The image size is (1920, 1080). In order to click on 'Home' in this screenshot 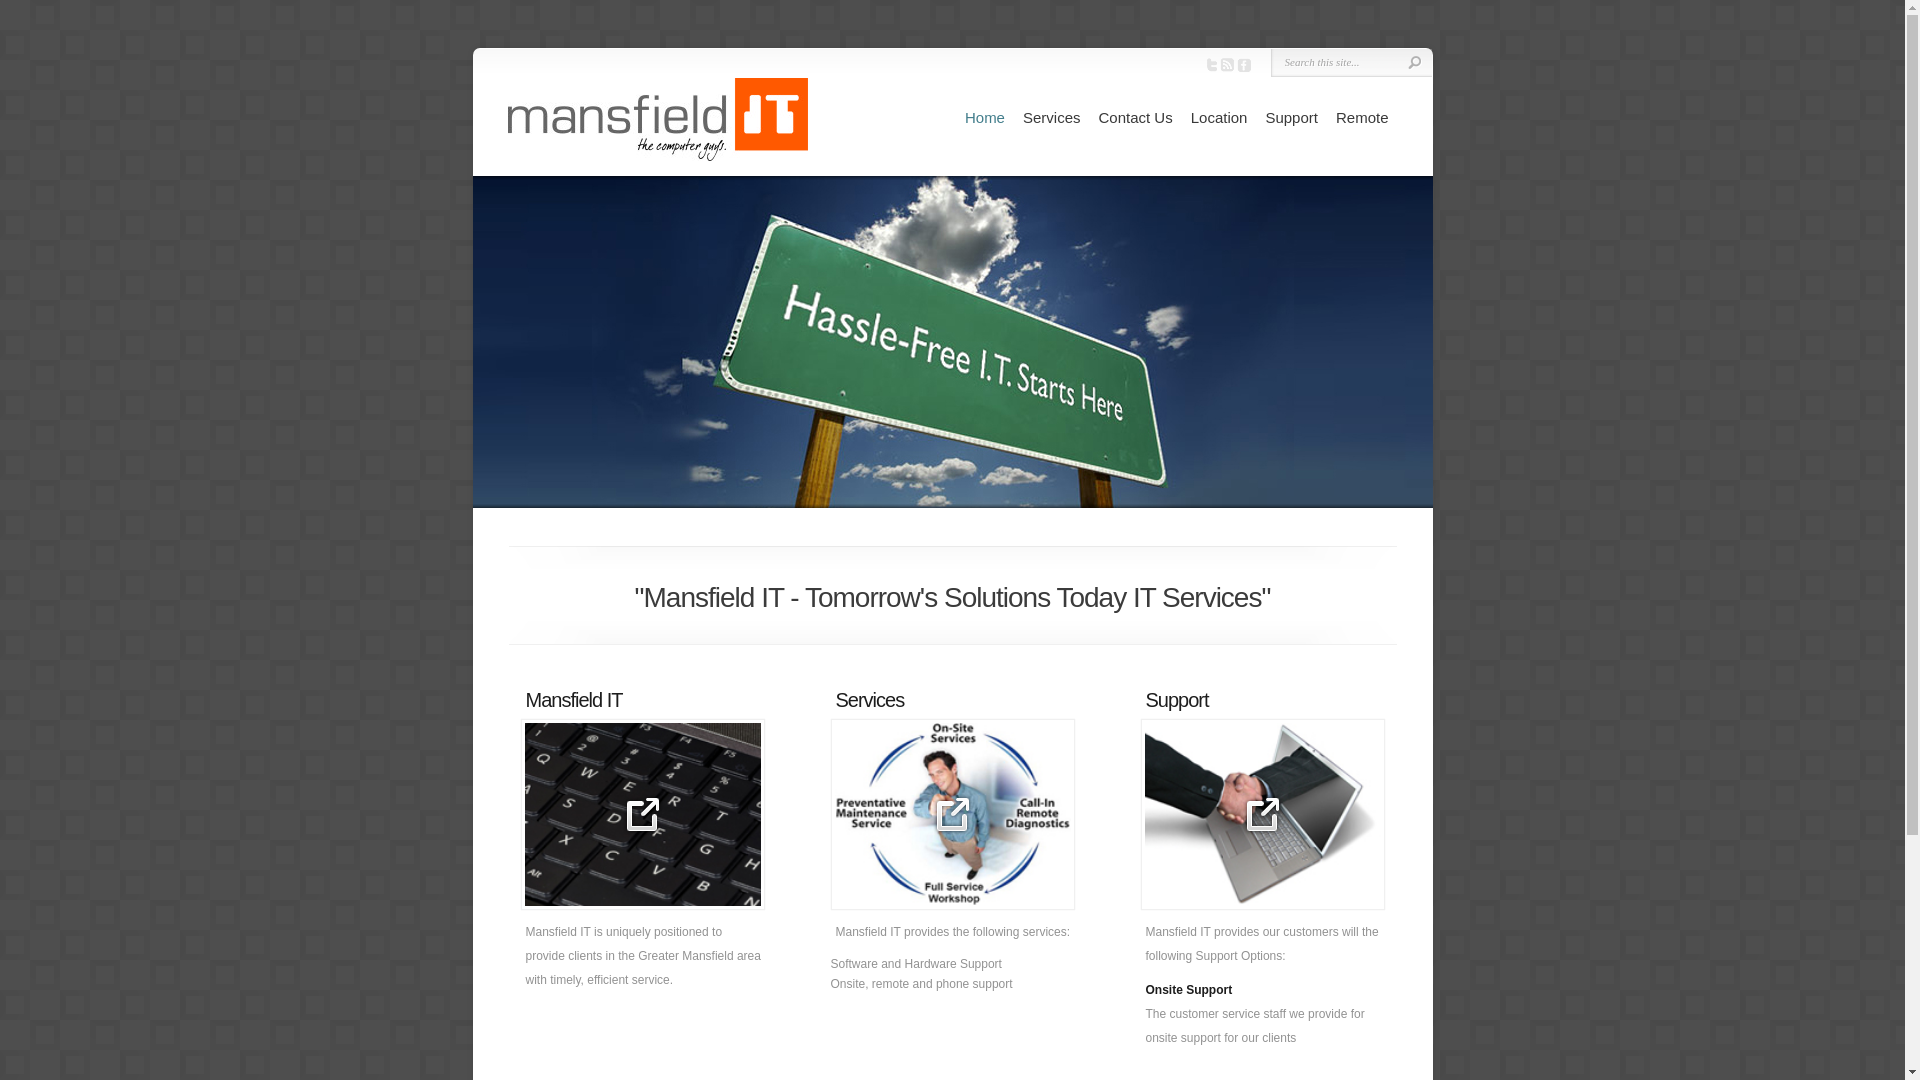, I will do `click(984, 118)`.